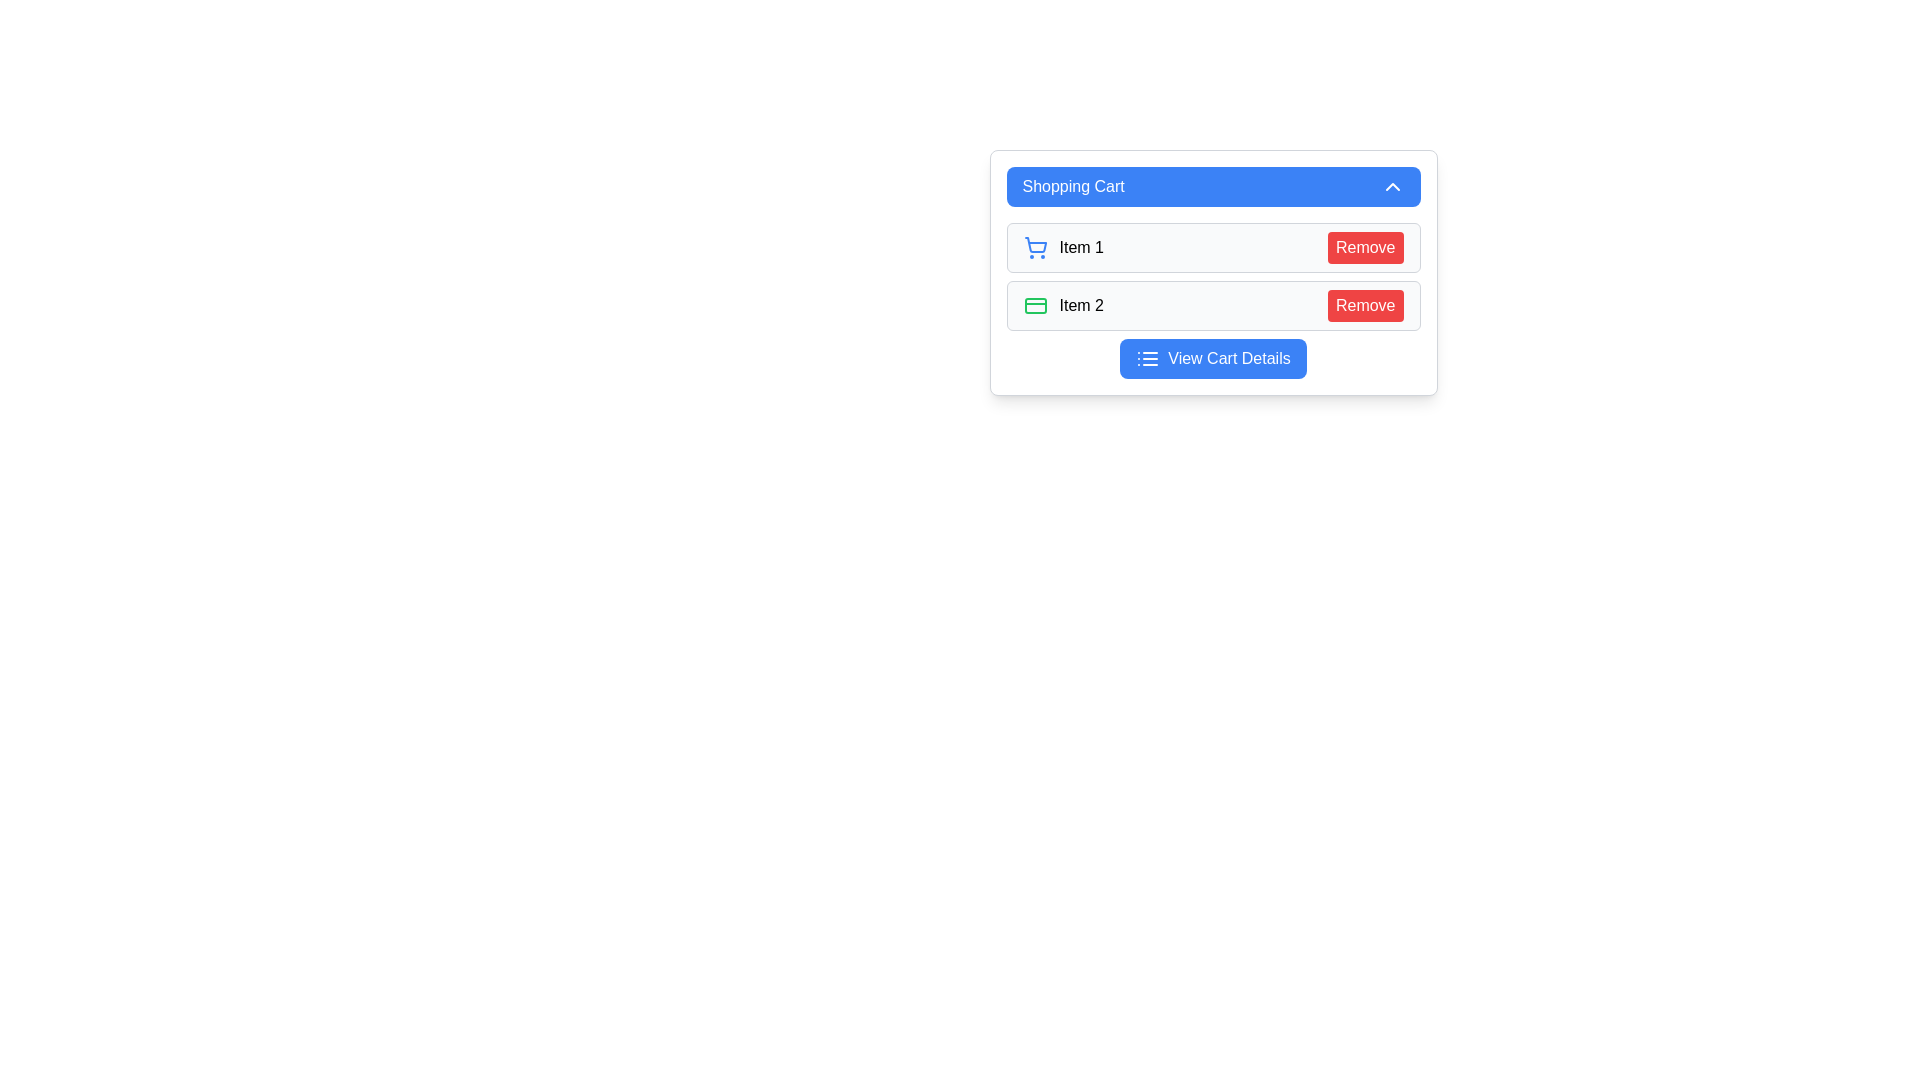 The width and height of the screenshot is (1920, 1080). I want to click on label of the item in the second row of the shopping cart, located to the left of the red 'Remove' button, so click(1062, 305).